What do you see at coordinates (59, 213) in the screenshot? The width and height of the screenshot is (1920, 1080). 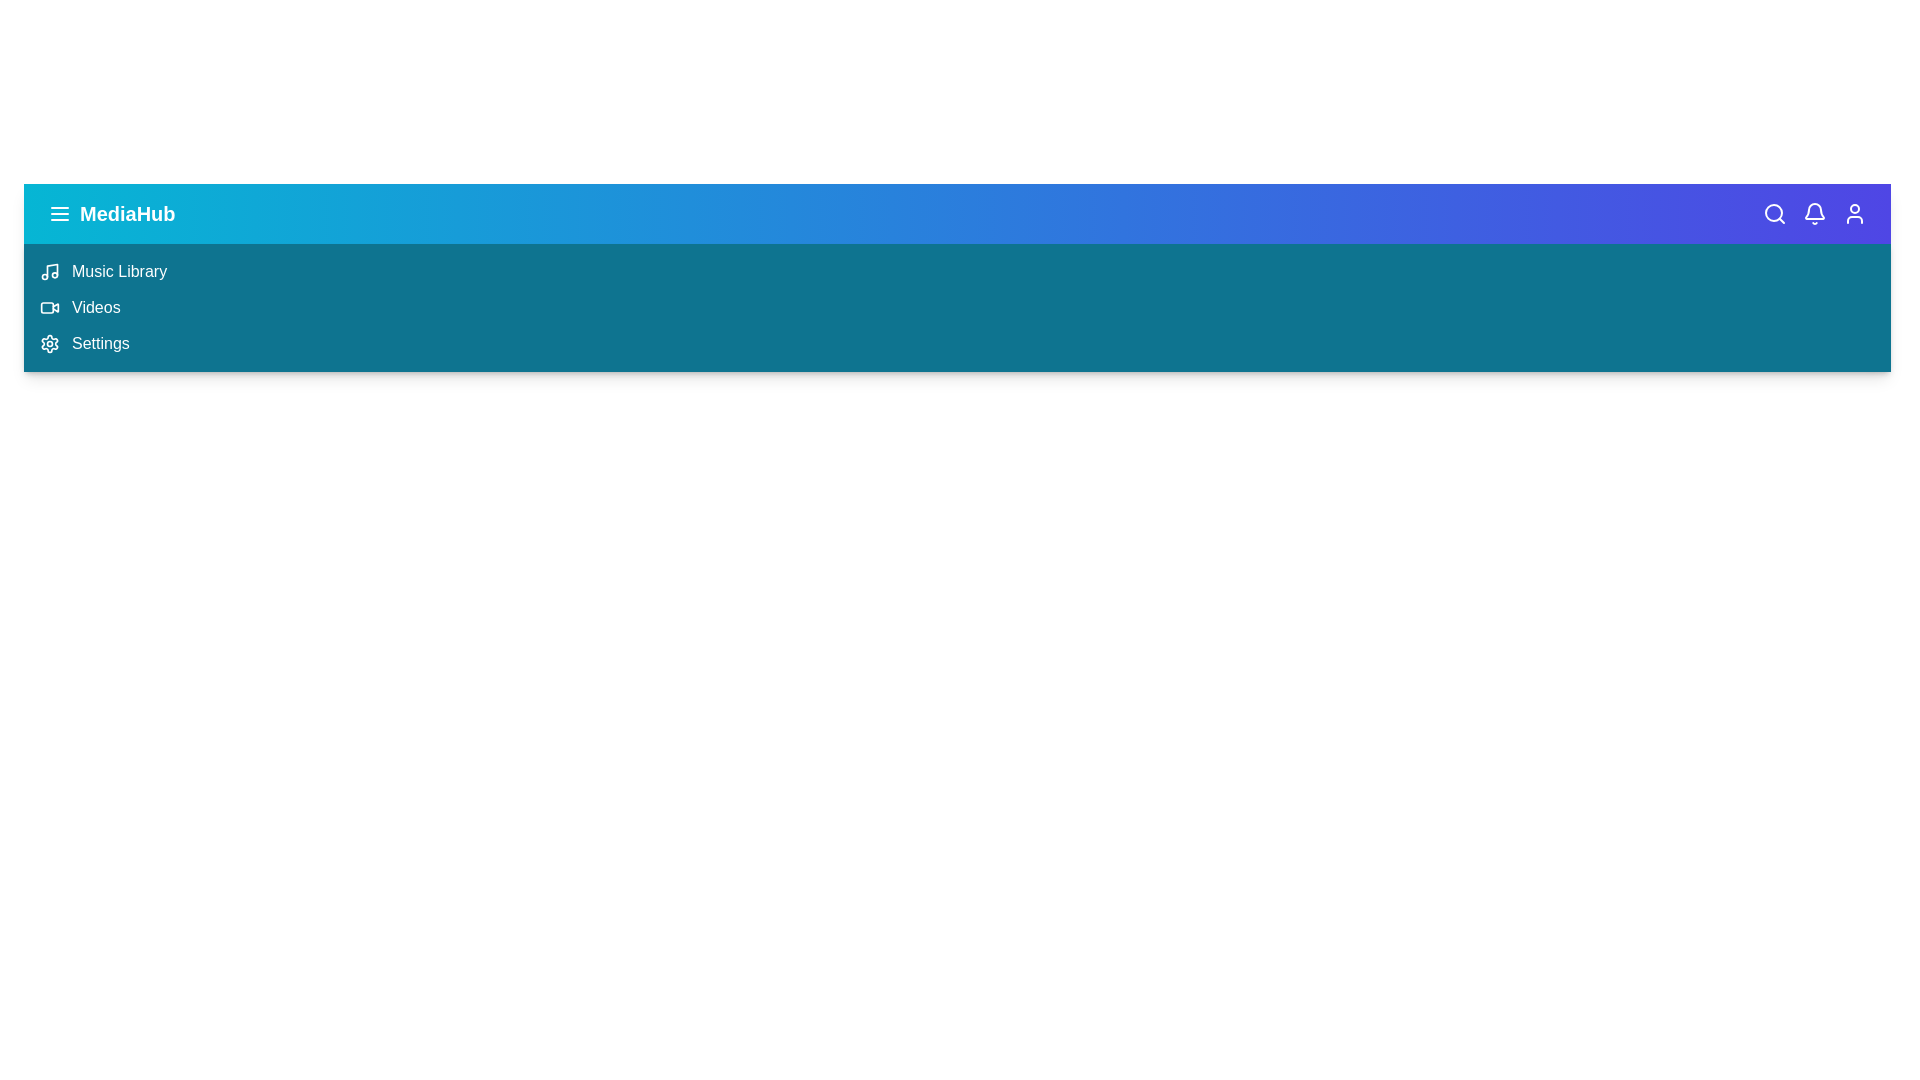 I see `menu toggle button to toggle the visibility of the navigation menu` at bounding box center [59, 213].